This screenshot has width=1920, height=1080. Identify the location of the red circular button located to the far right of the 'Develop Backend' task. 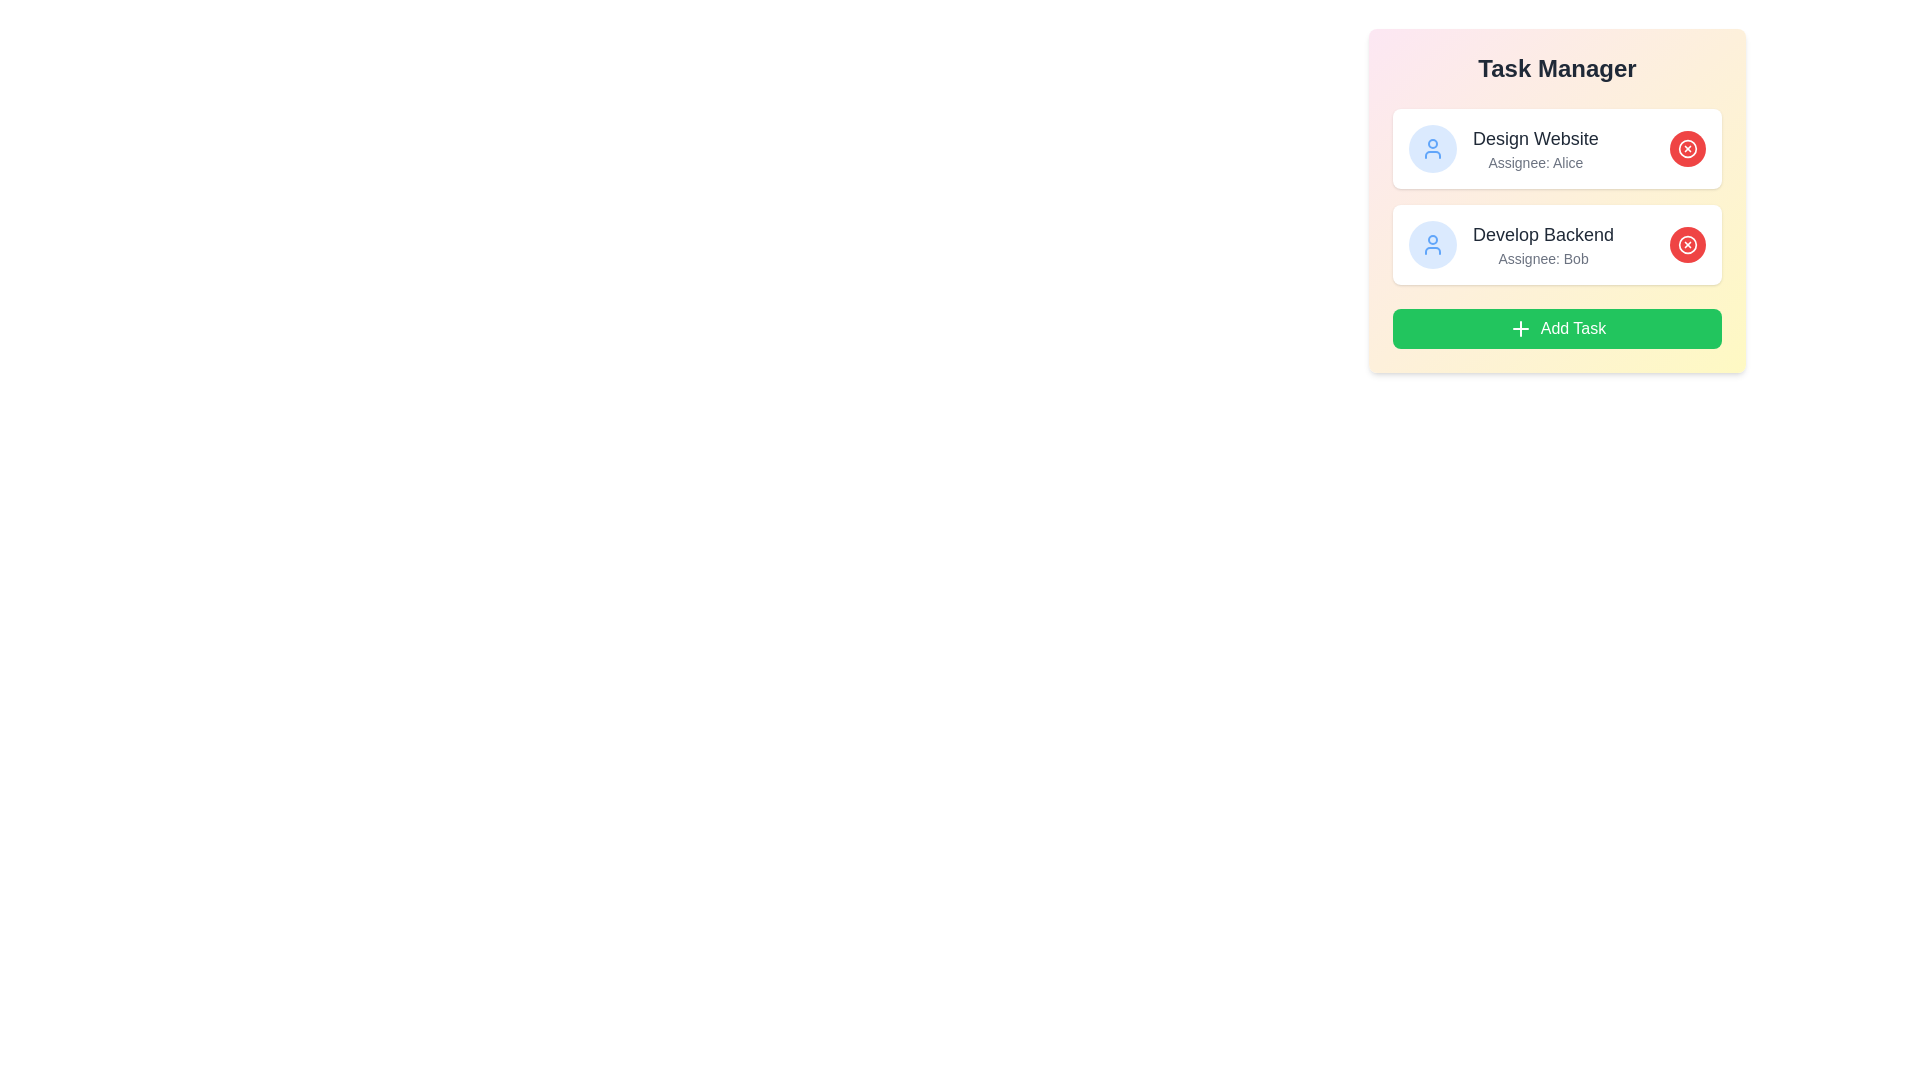
(1687, 244).